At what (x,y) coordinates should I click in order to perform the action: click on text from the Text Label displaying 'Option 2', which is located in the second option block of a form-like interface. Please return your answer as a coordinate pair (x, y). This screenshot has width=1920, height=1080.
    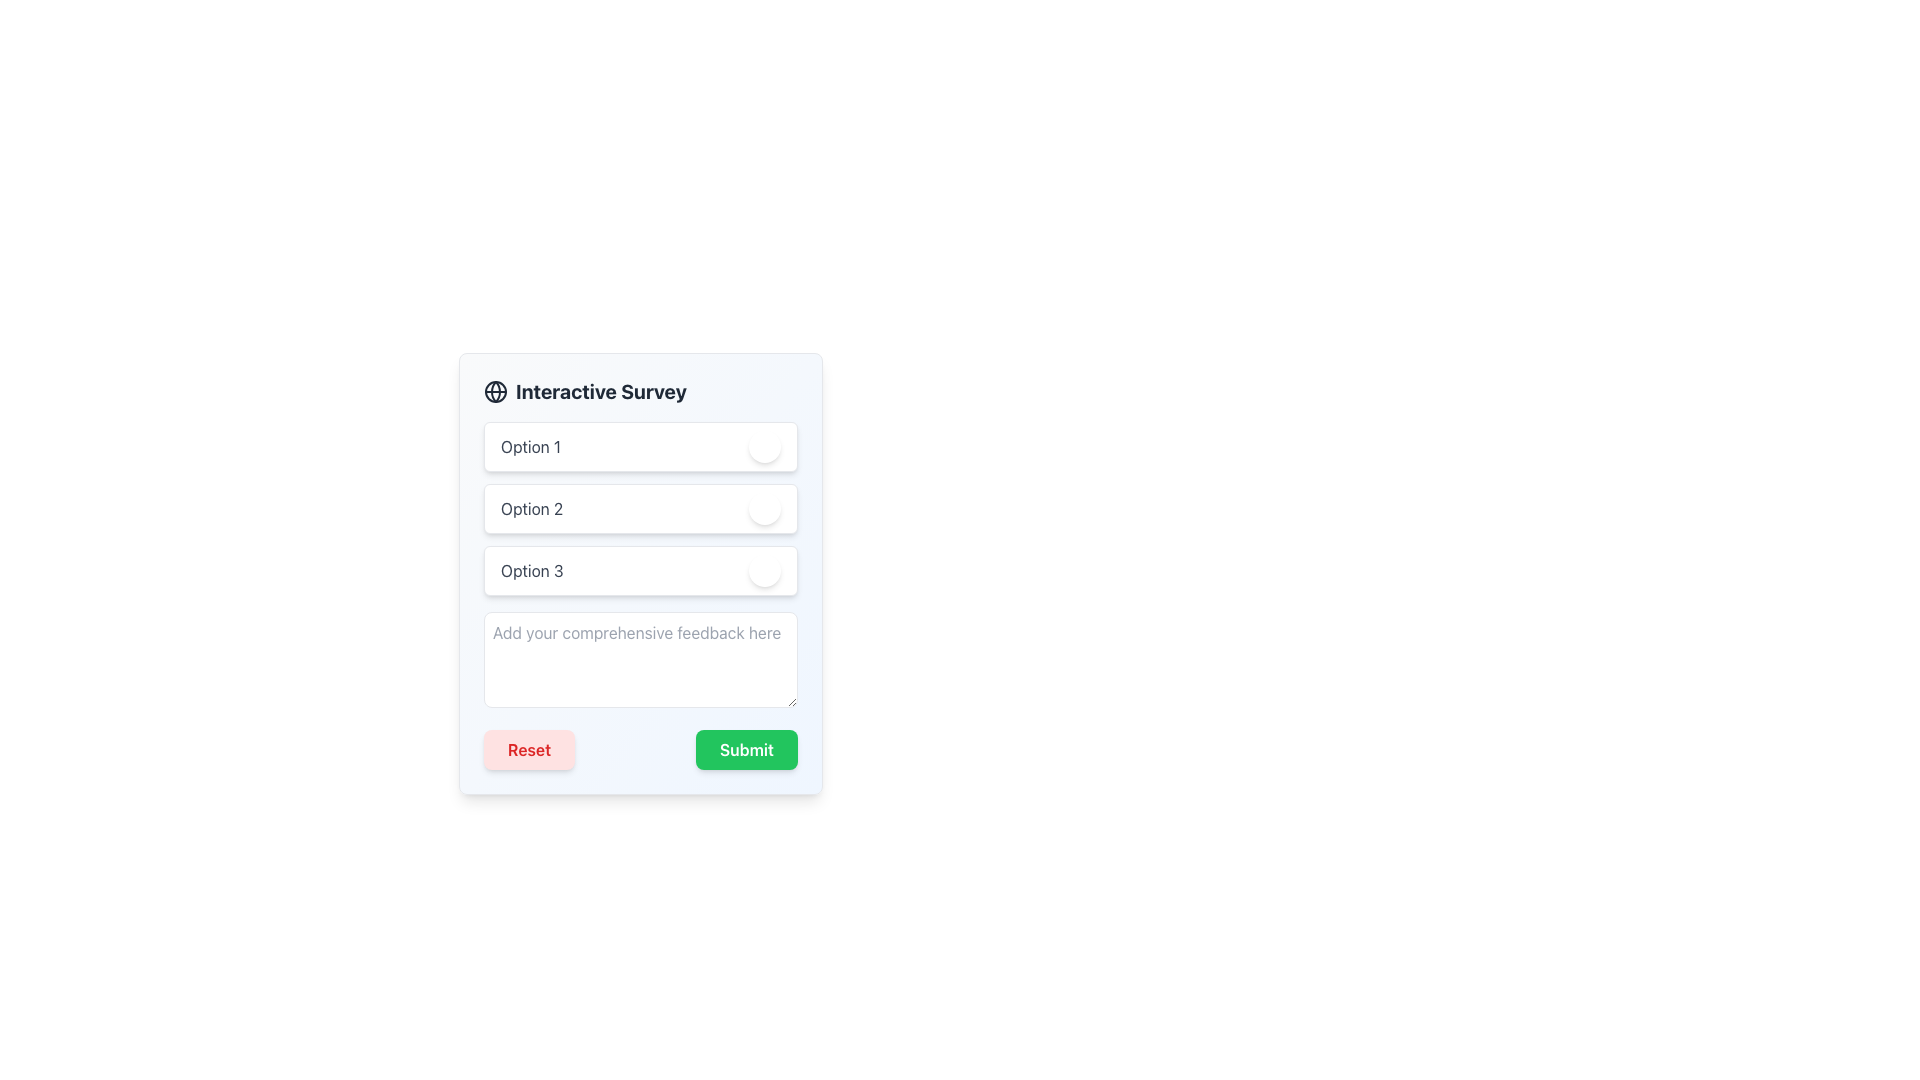
    Looking at the image, I should click on (532, 508).